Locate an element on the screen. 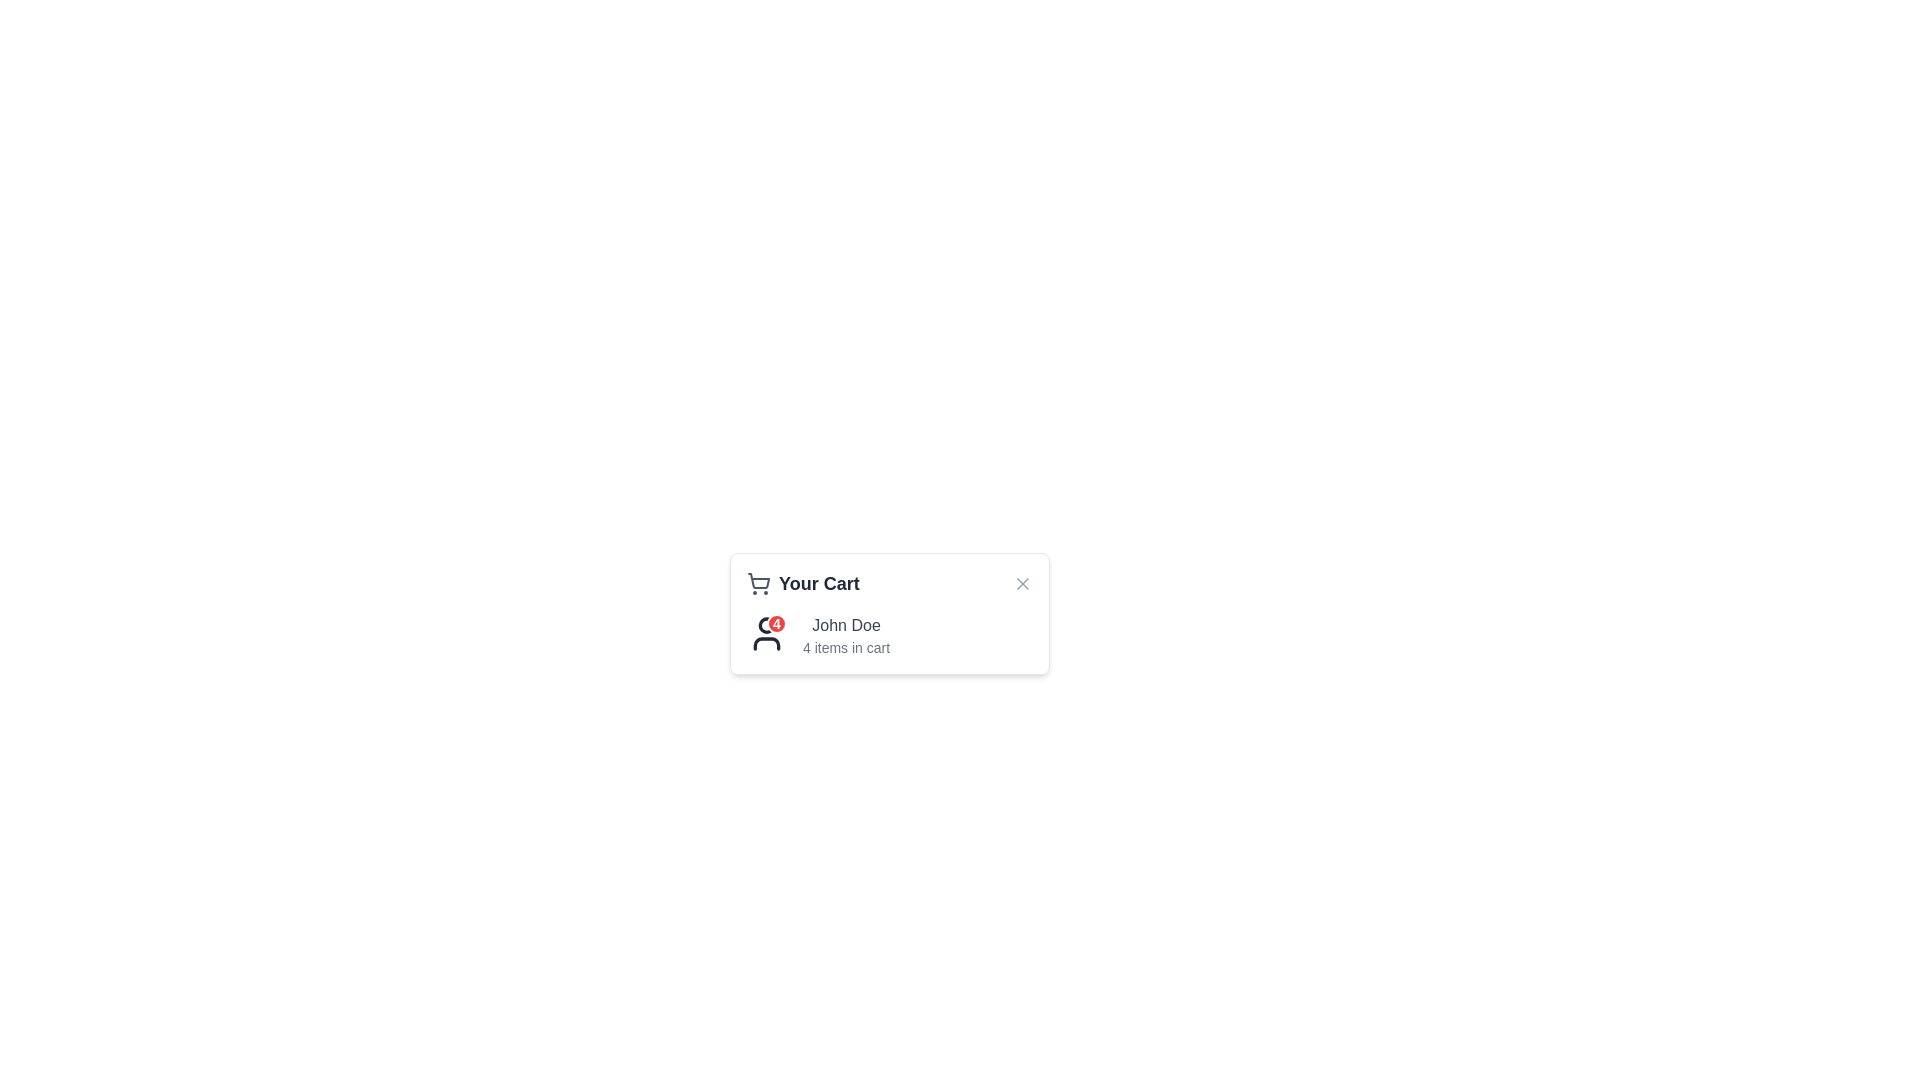  the Decorative icon component at the bottom part of the user avatar icon within the SVG image, which is styled with thin lines and placed below the head-like feature is located at coordinates (766, 644).